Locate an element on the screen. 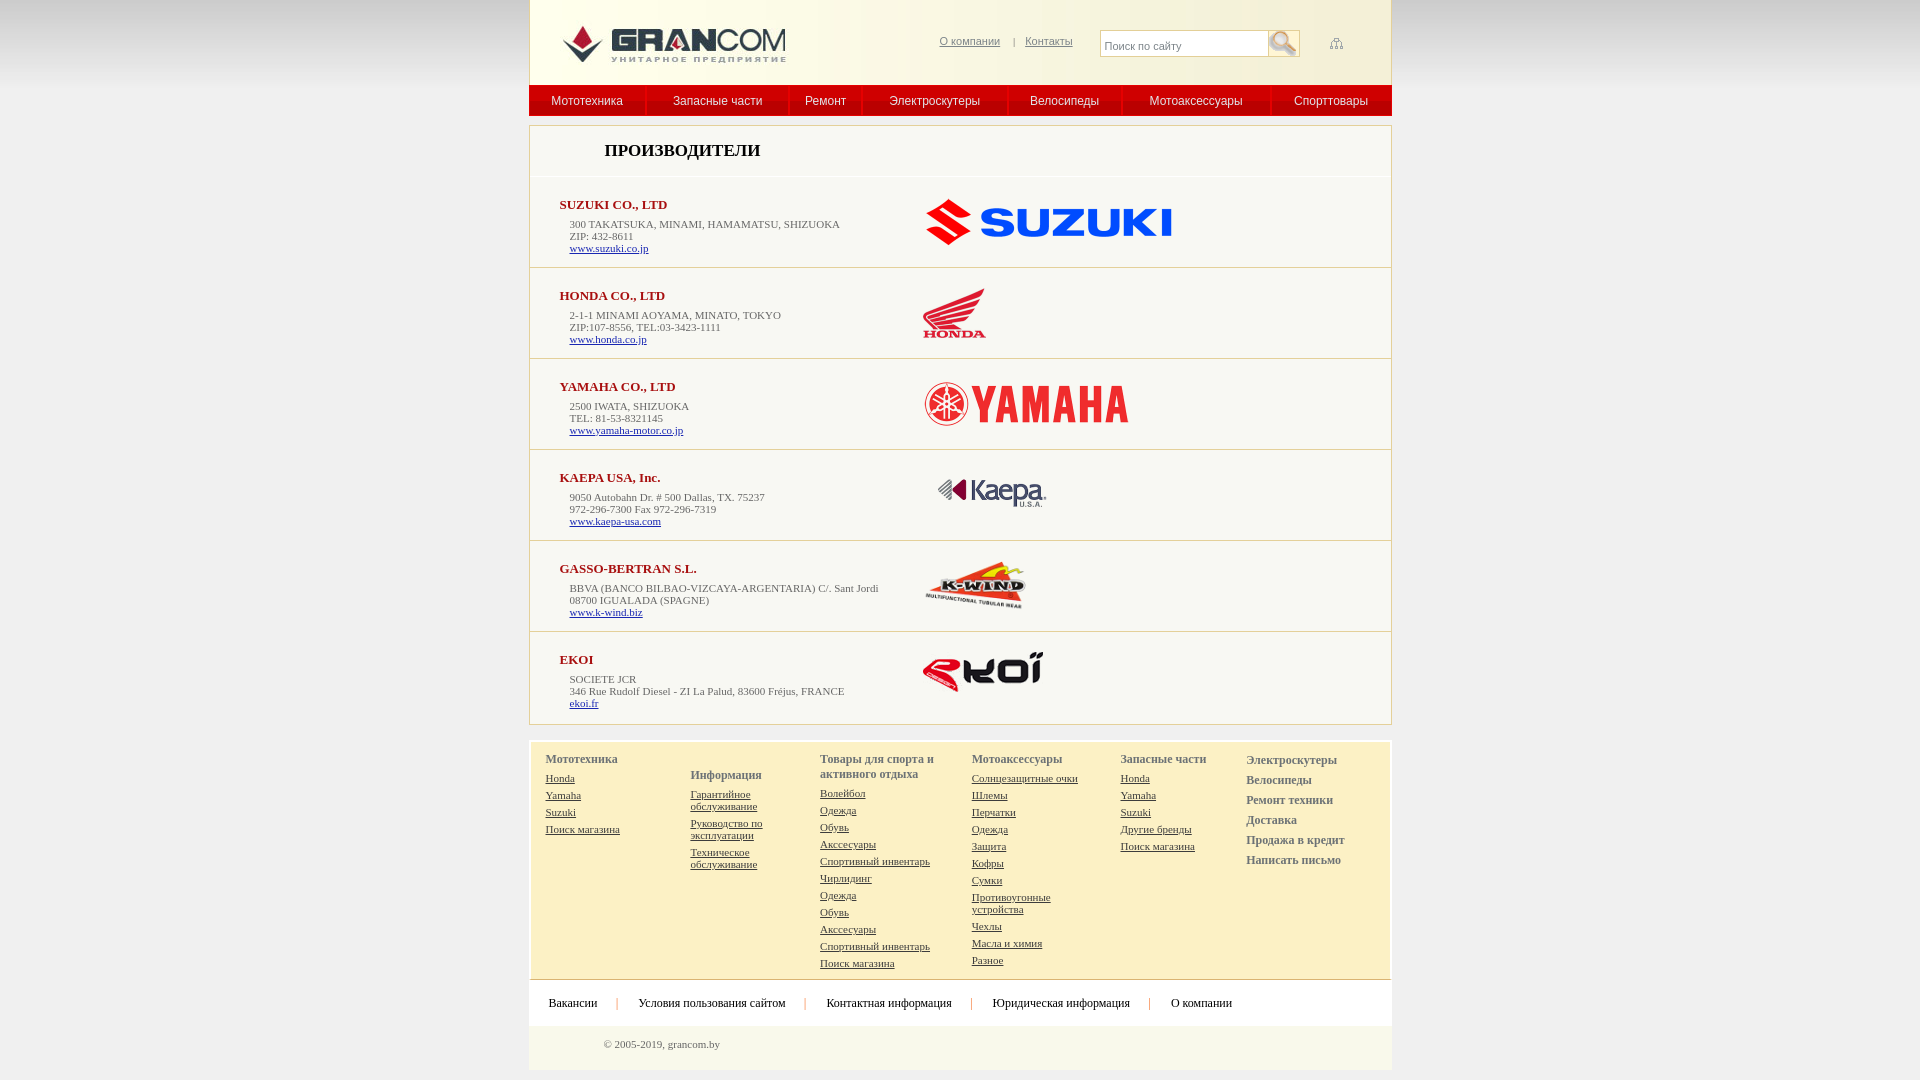 The width and height of the screenshot is (1920, 1080). 'www.suzuki.co.jp' is located at coordinates (569, 246).